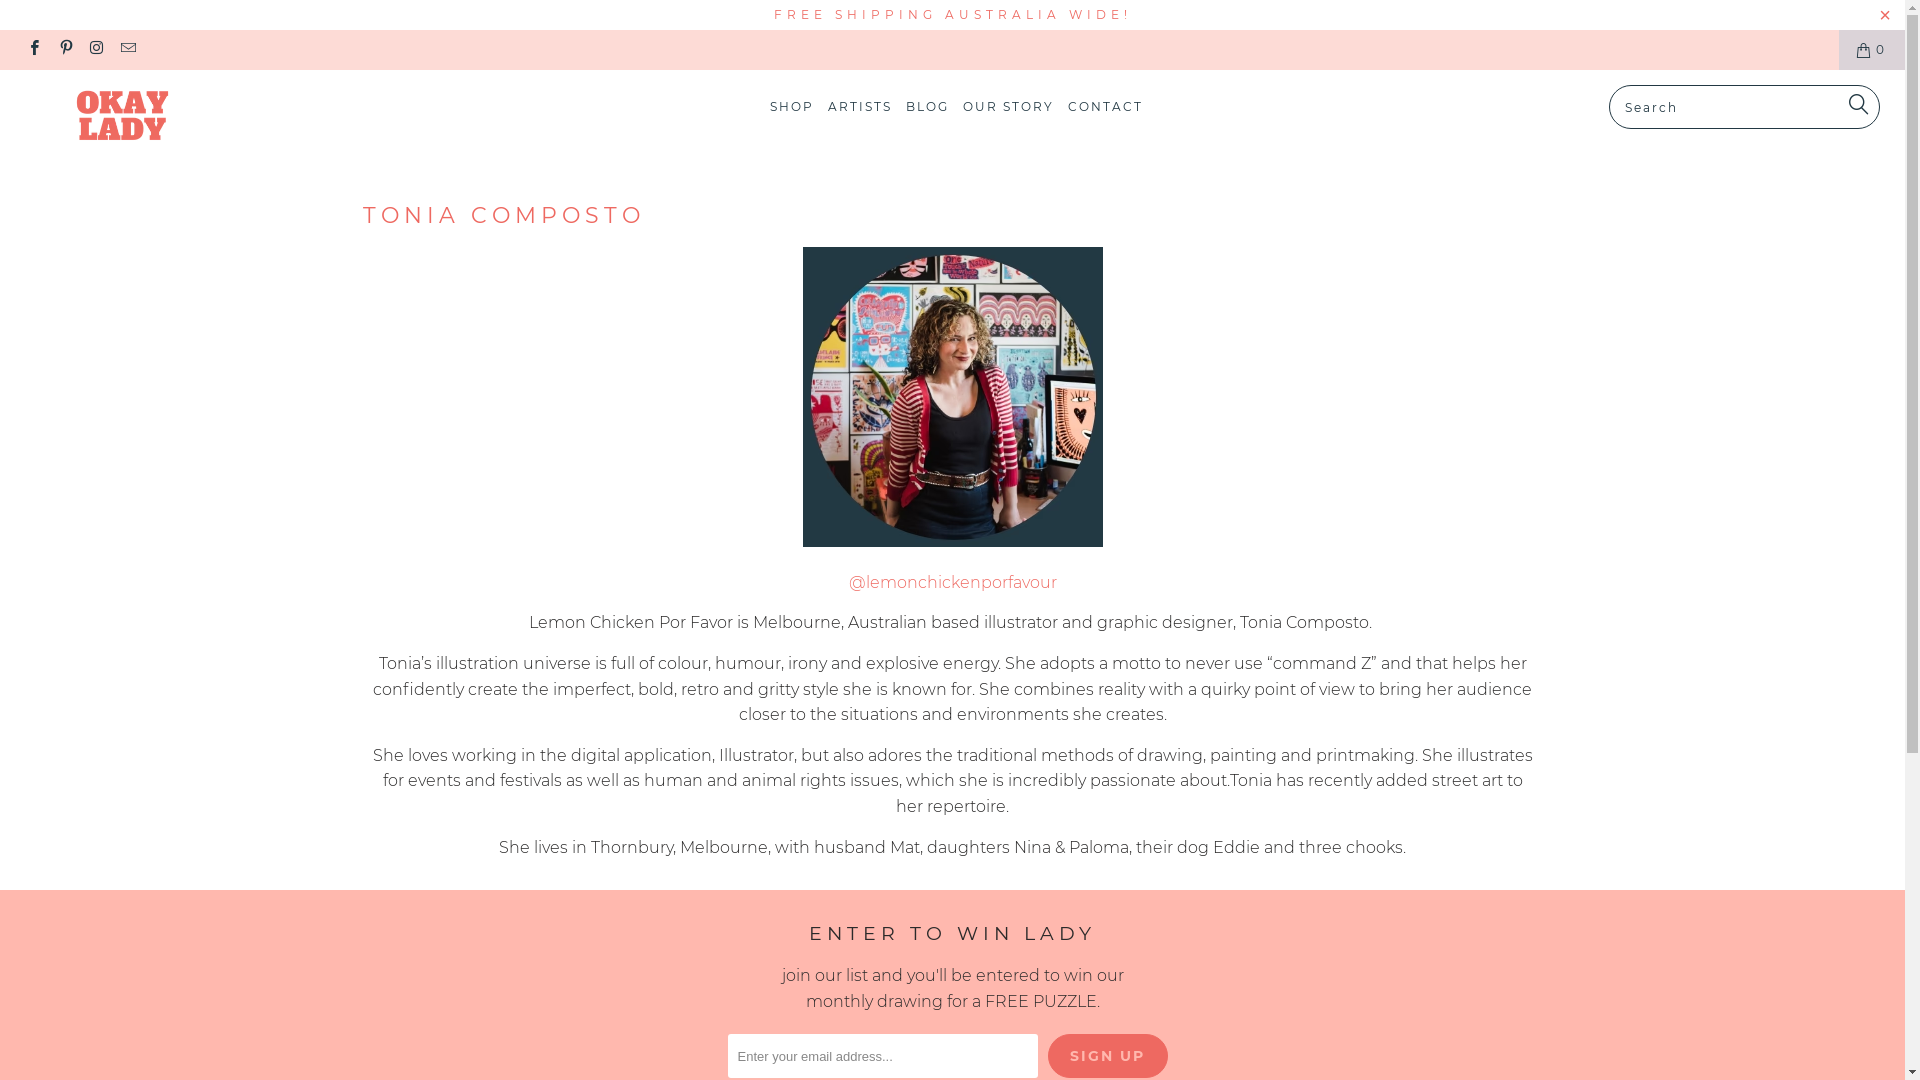 This screenshot has height=1080, width=1920. I want to click on 'OUR STORY', so click(963, 107).